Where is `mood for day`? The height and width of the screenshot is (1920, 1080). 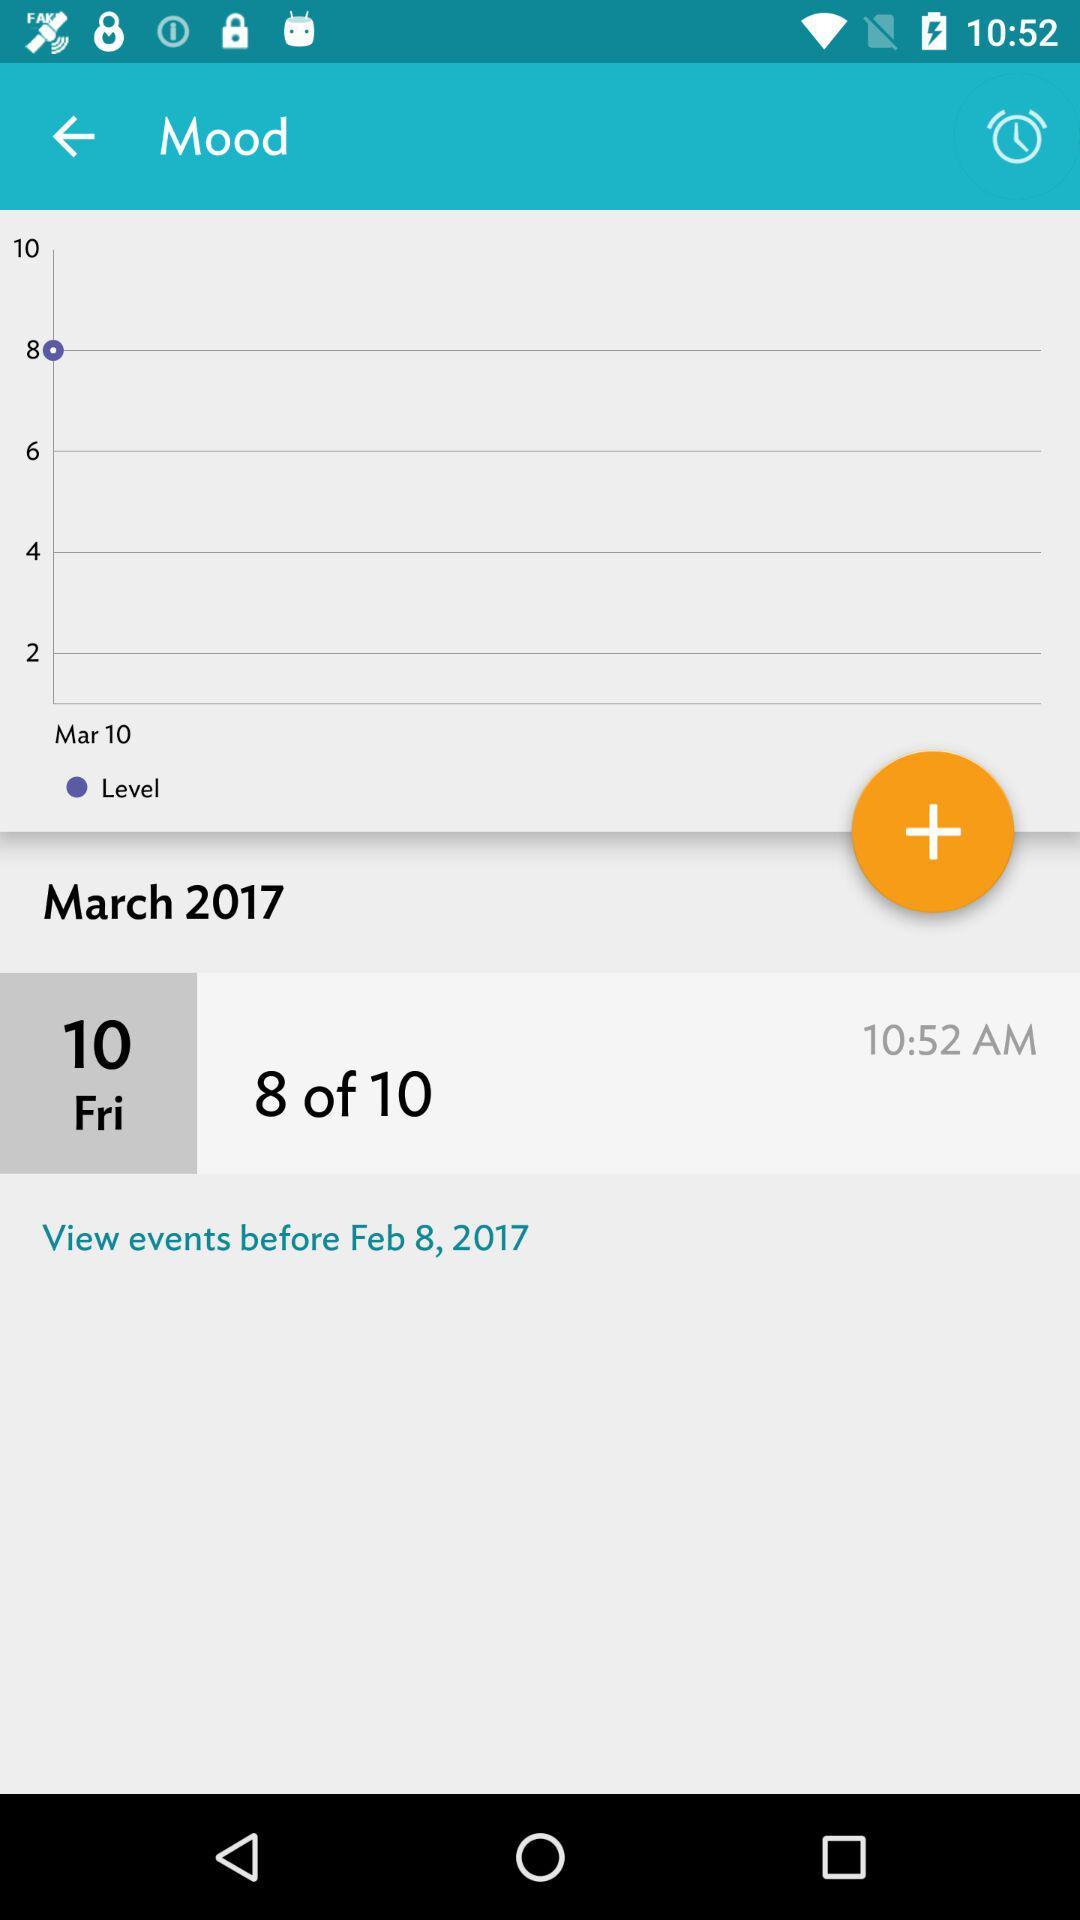 mood for day is located at coordinates (933, 839).